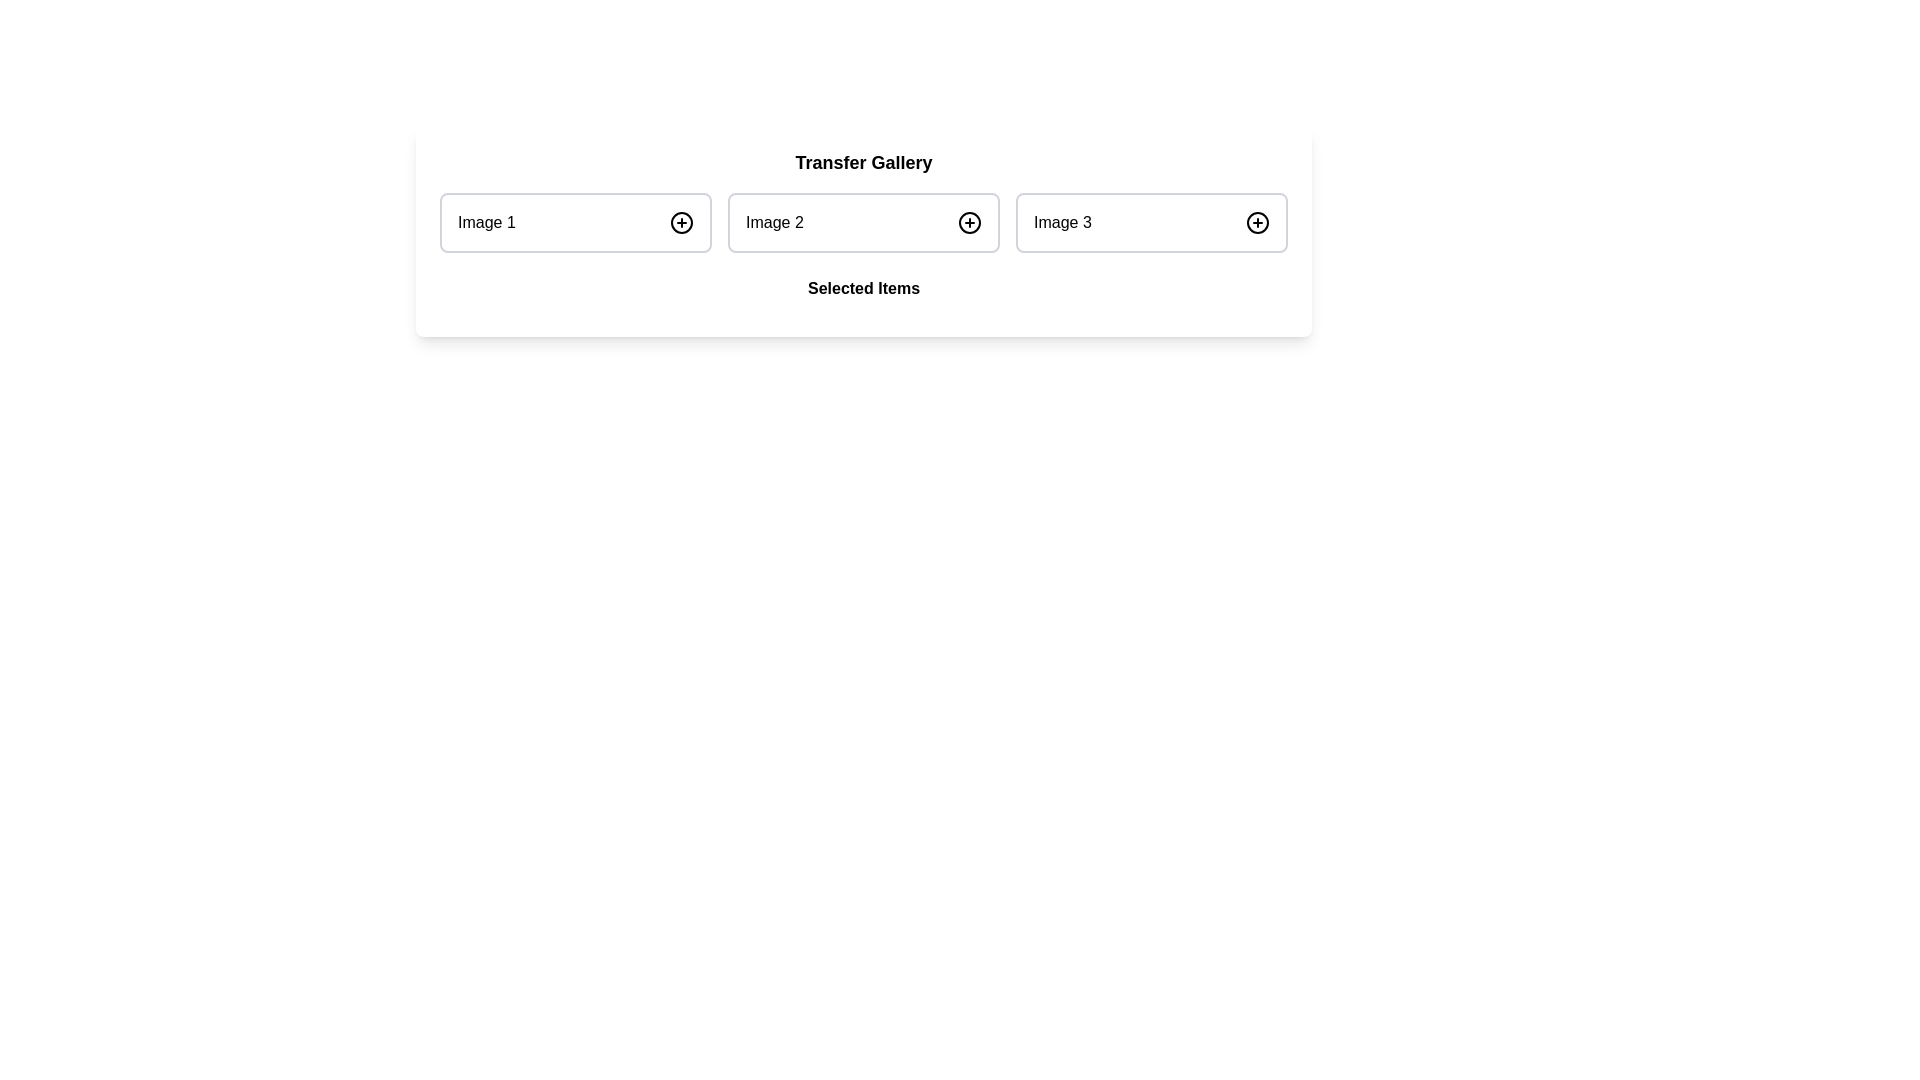 The image size is (1920, 1080). What do you see at coordinates (969, 223) in the screenshot?
I see `the circular button with a plus sign inside, located to the right of 'Image 2'` at bounding box center [969, 223].